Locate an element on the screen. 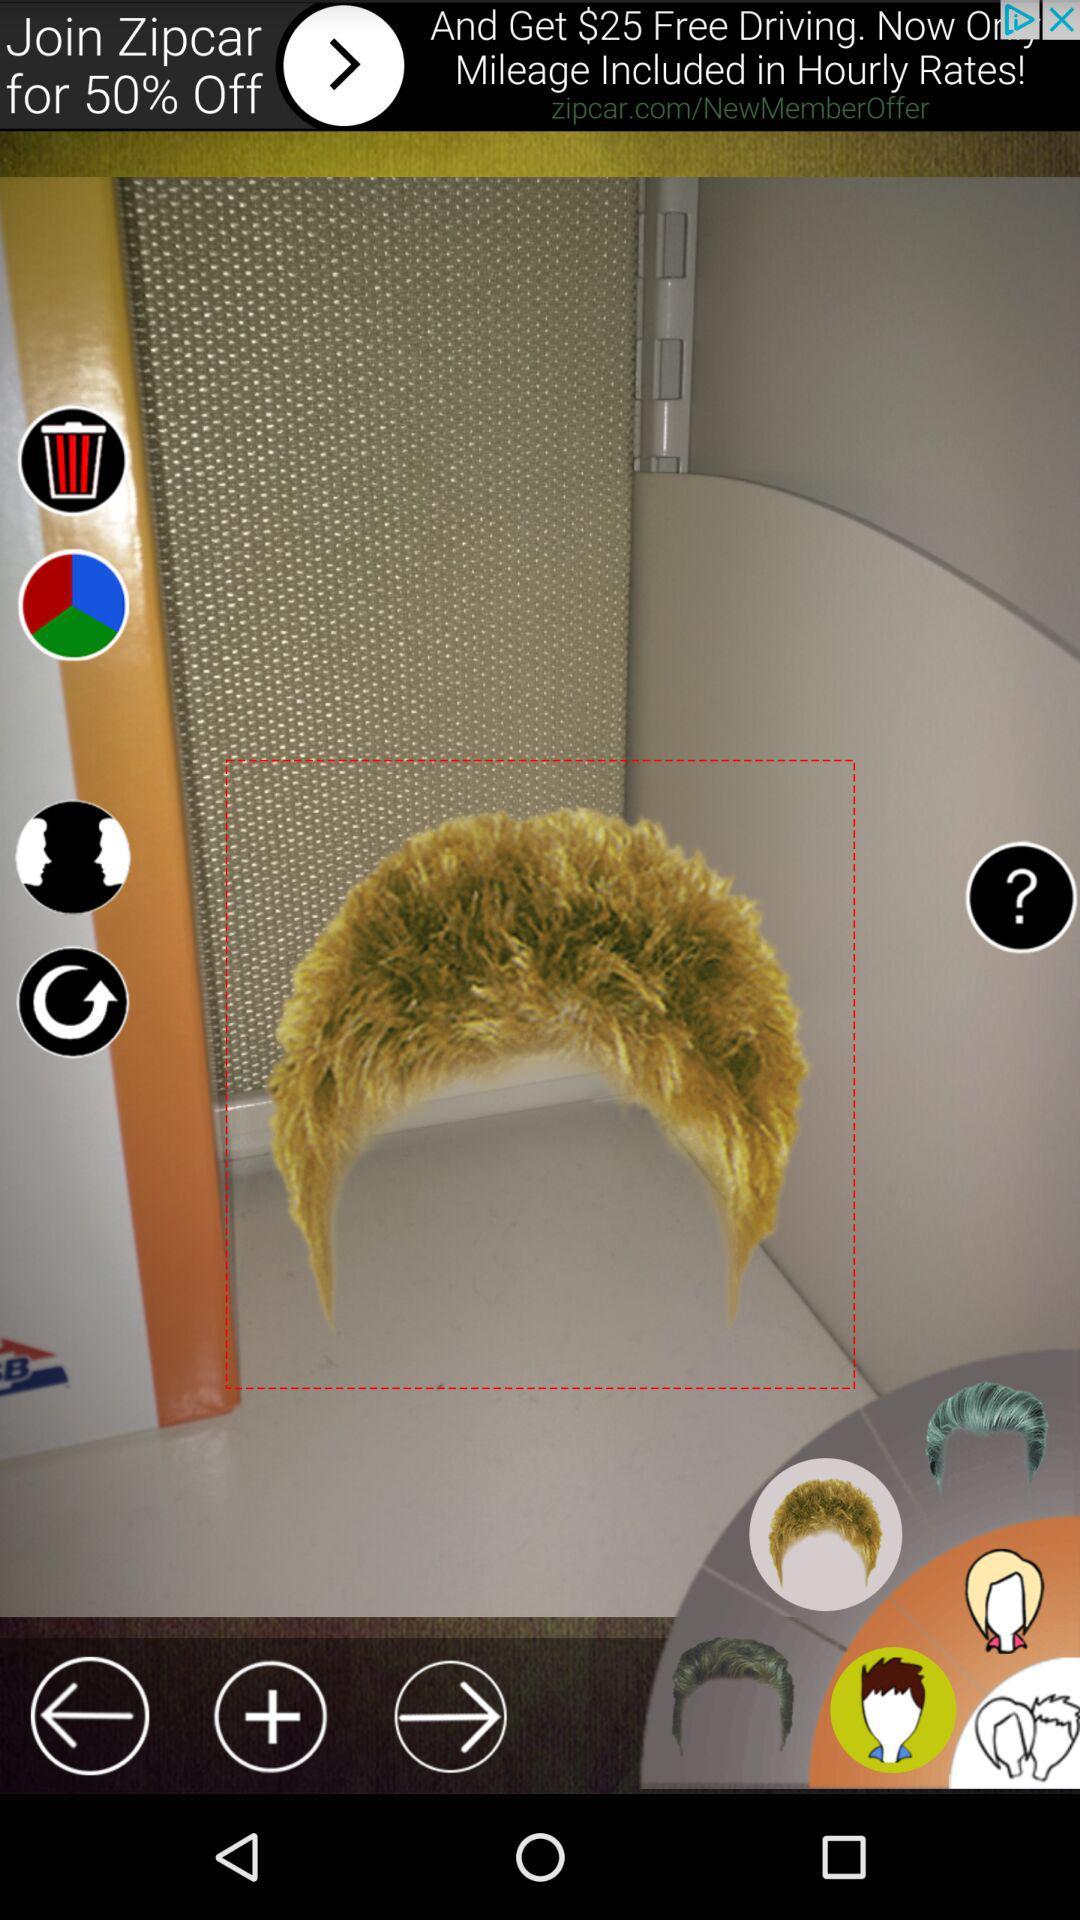 The width and height of the screenshot is (1080, 1920). refresh page is located at coordinates (71, 1002).